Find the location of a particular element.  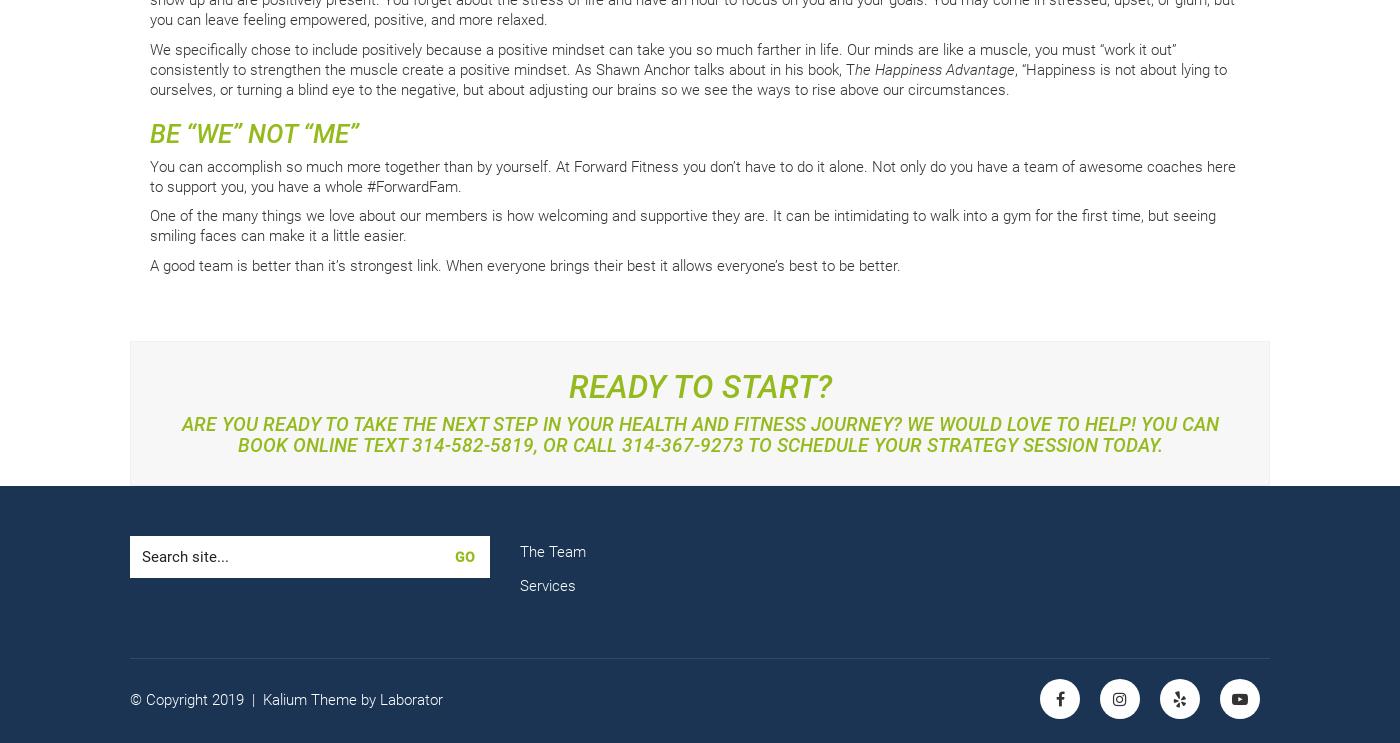

'Are you ready to take the next step in your health and fitness journey? We would love to help! You can' is located at coordinates (699, 423).